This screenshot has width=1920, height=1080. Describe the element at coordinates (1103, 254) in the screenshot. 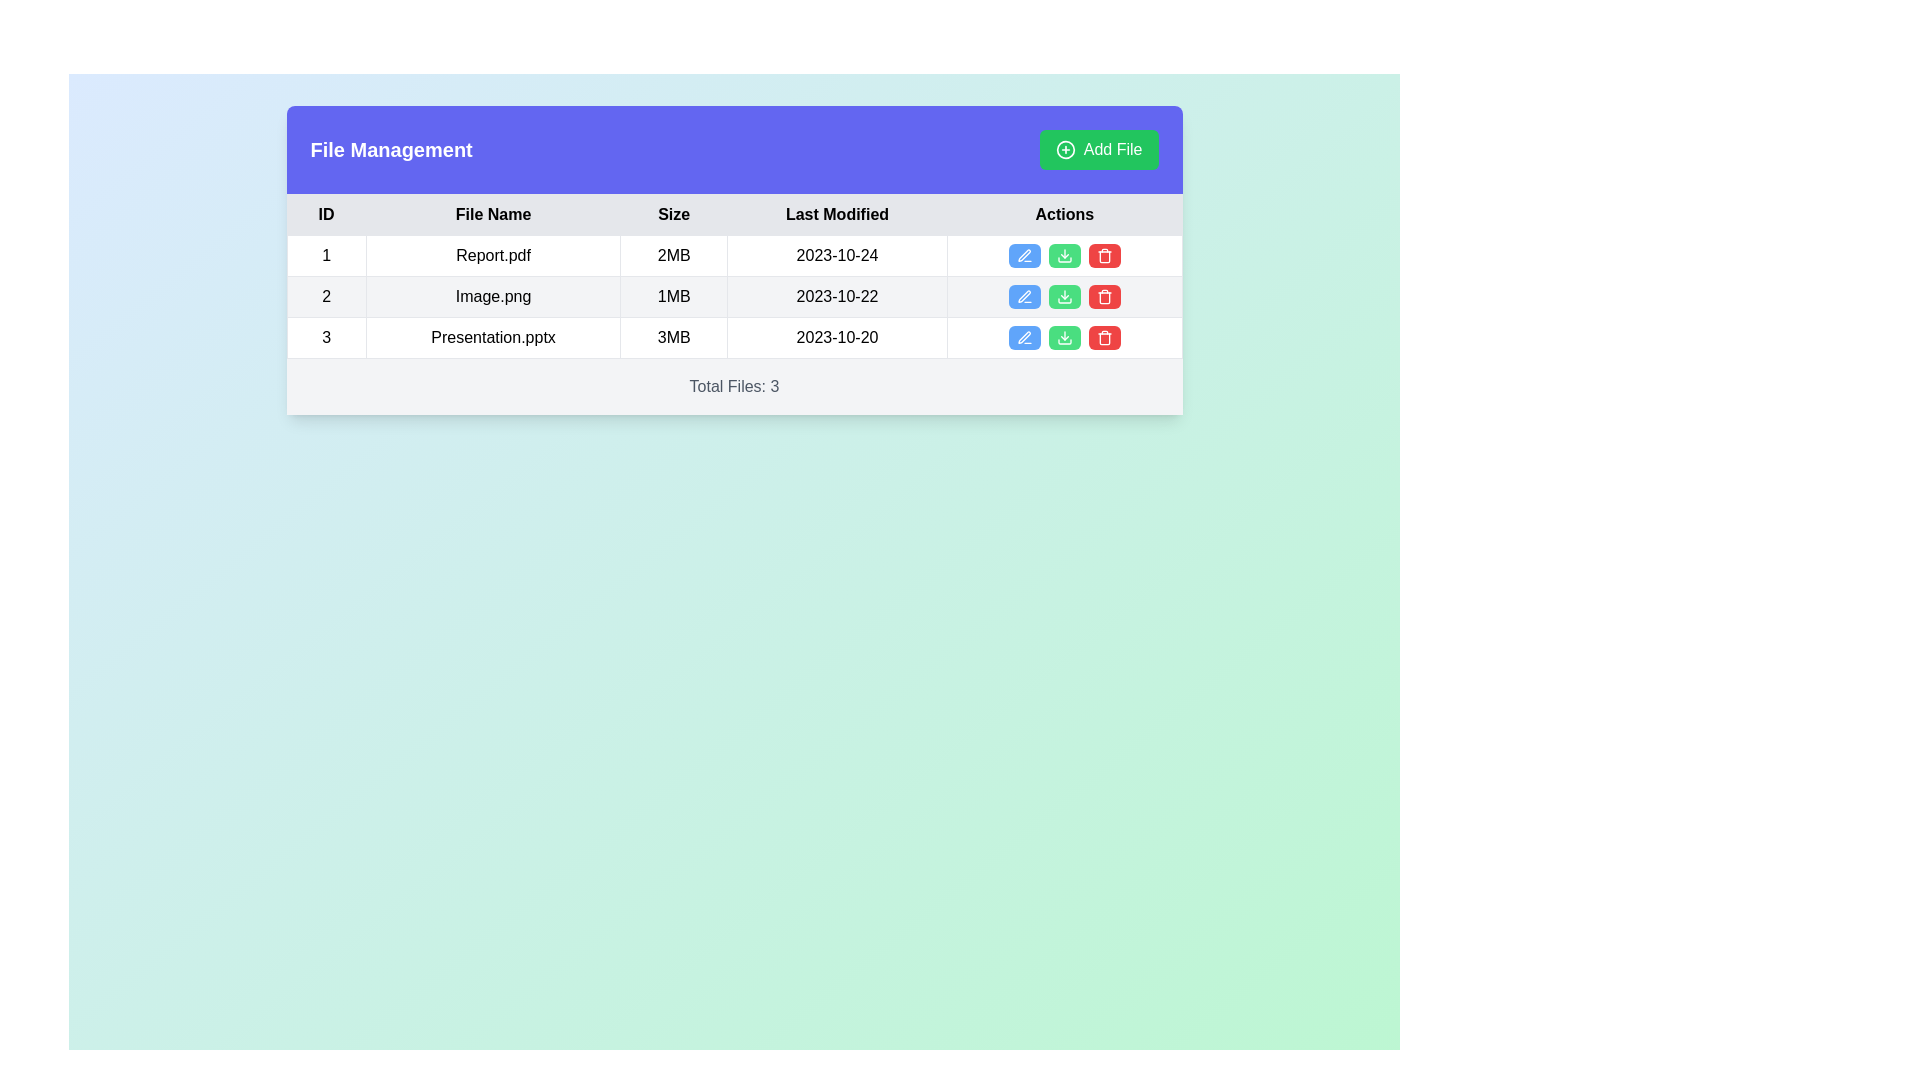

I see `the delete button, which is represented by a trash can icon located in the 'Actions' column of the third row in the file management table` at that location.